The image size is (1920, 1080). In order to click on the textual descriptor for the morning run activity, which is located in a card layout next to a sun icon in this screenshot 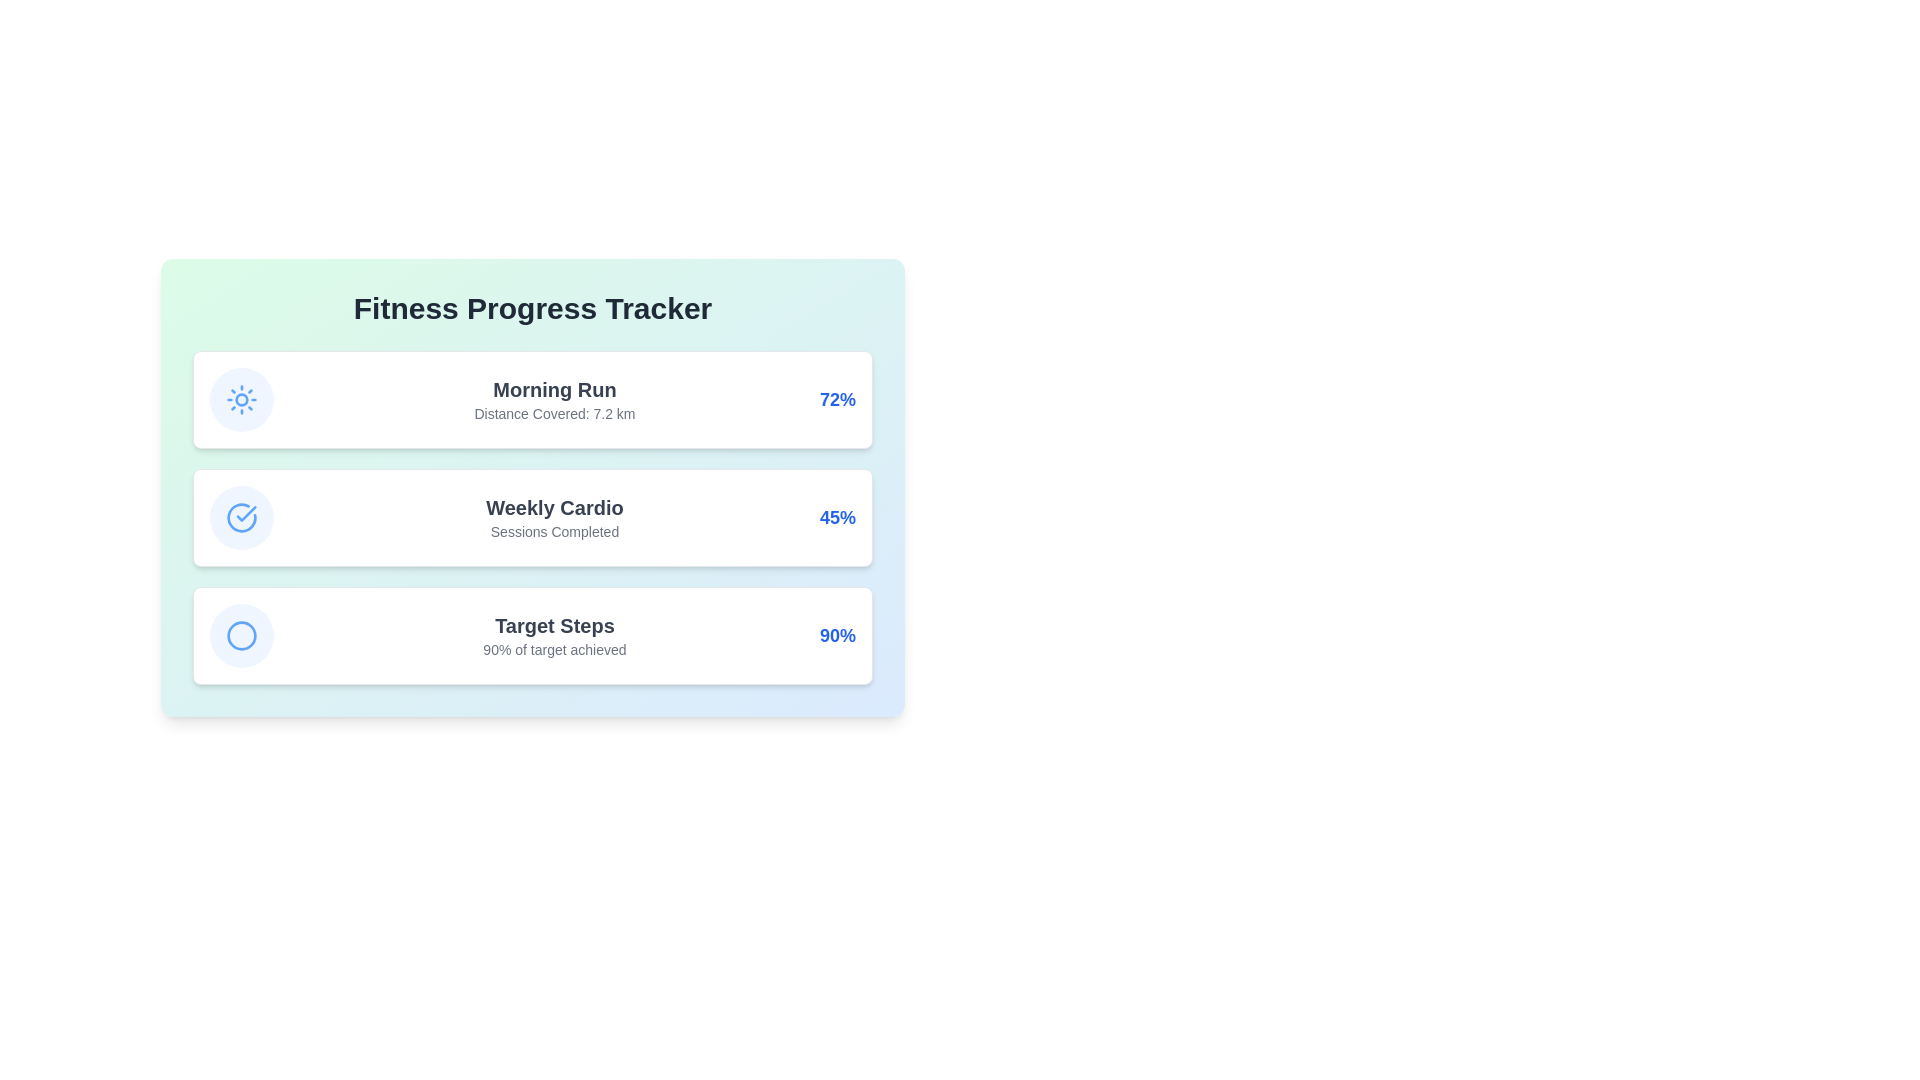, I will do `click(555, 400)`.